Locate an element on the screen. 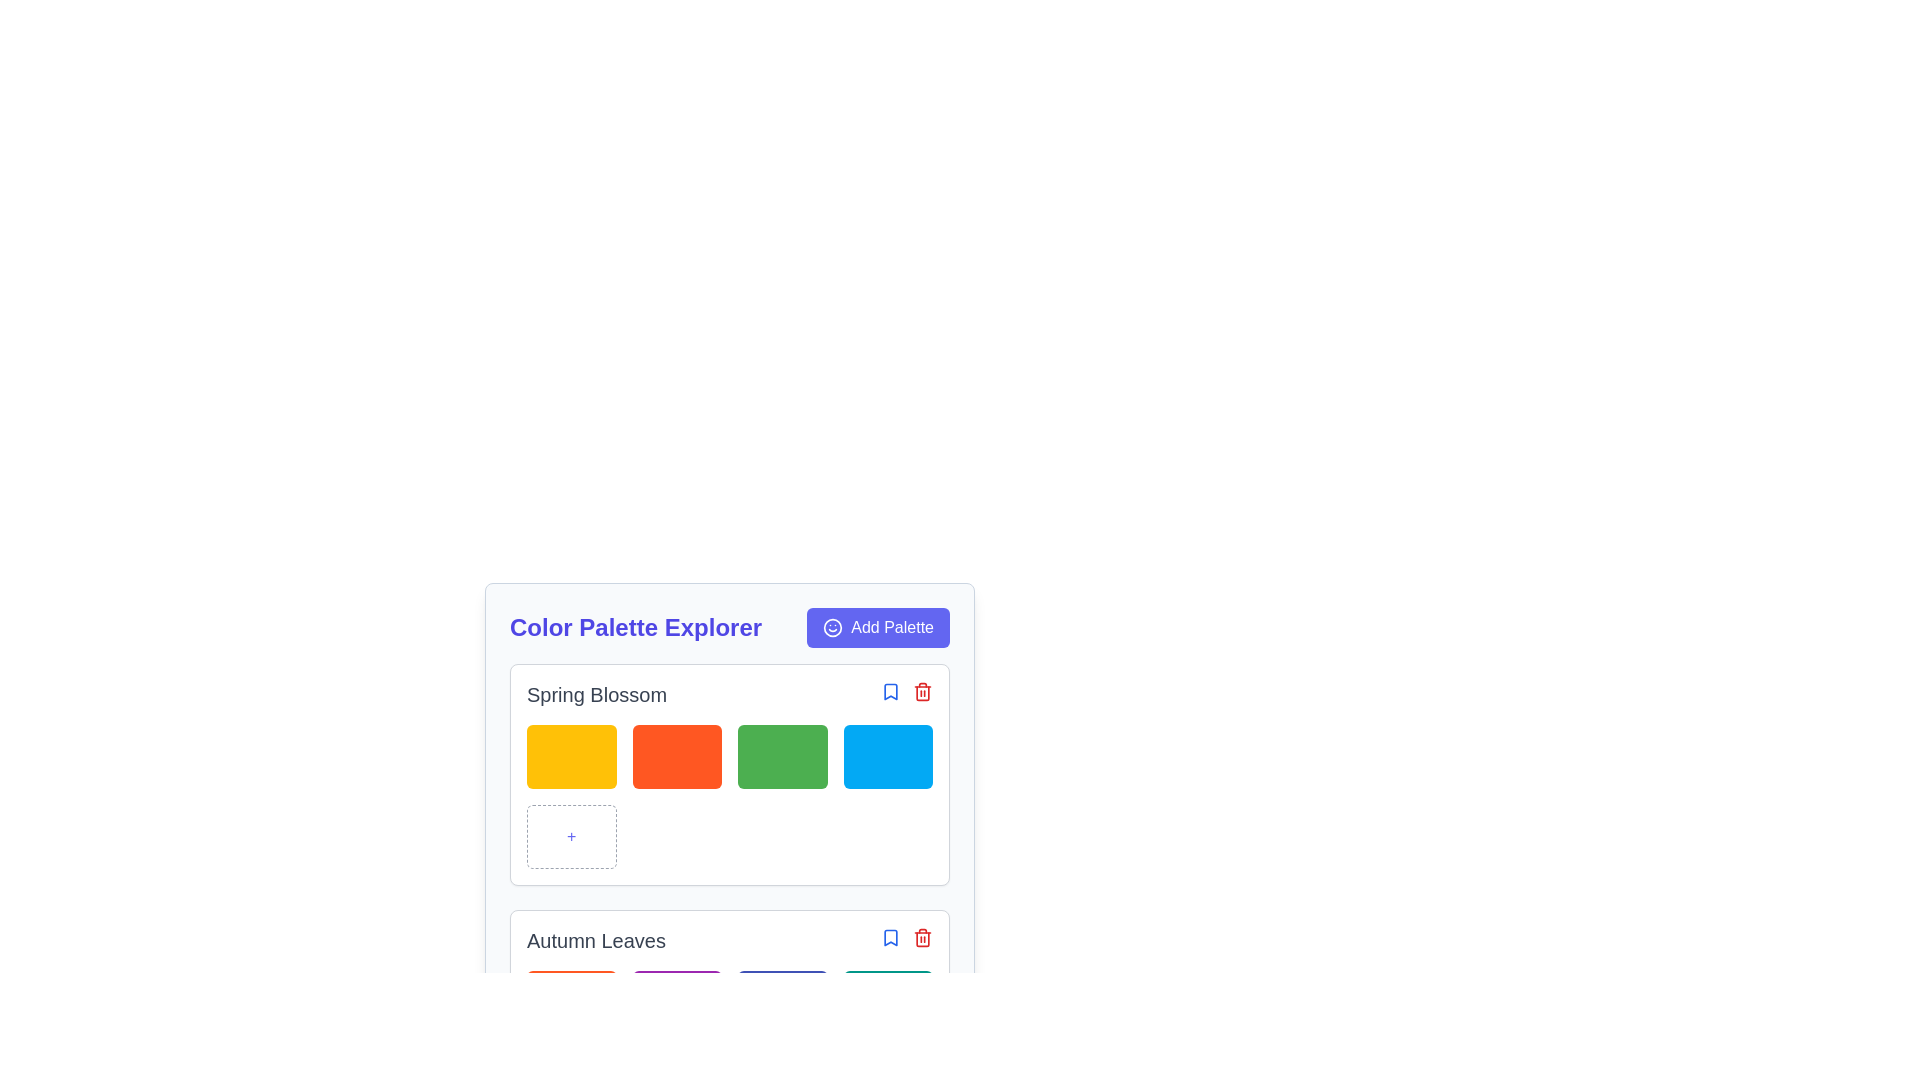  the trash icon with a red color scheme, located to the far right of the 'Spring Blossom' palette header is located at coordinates (921, 690).